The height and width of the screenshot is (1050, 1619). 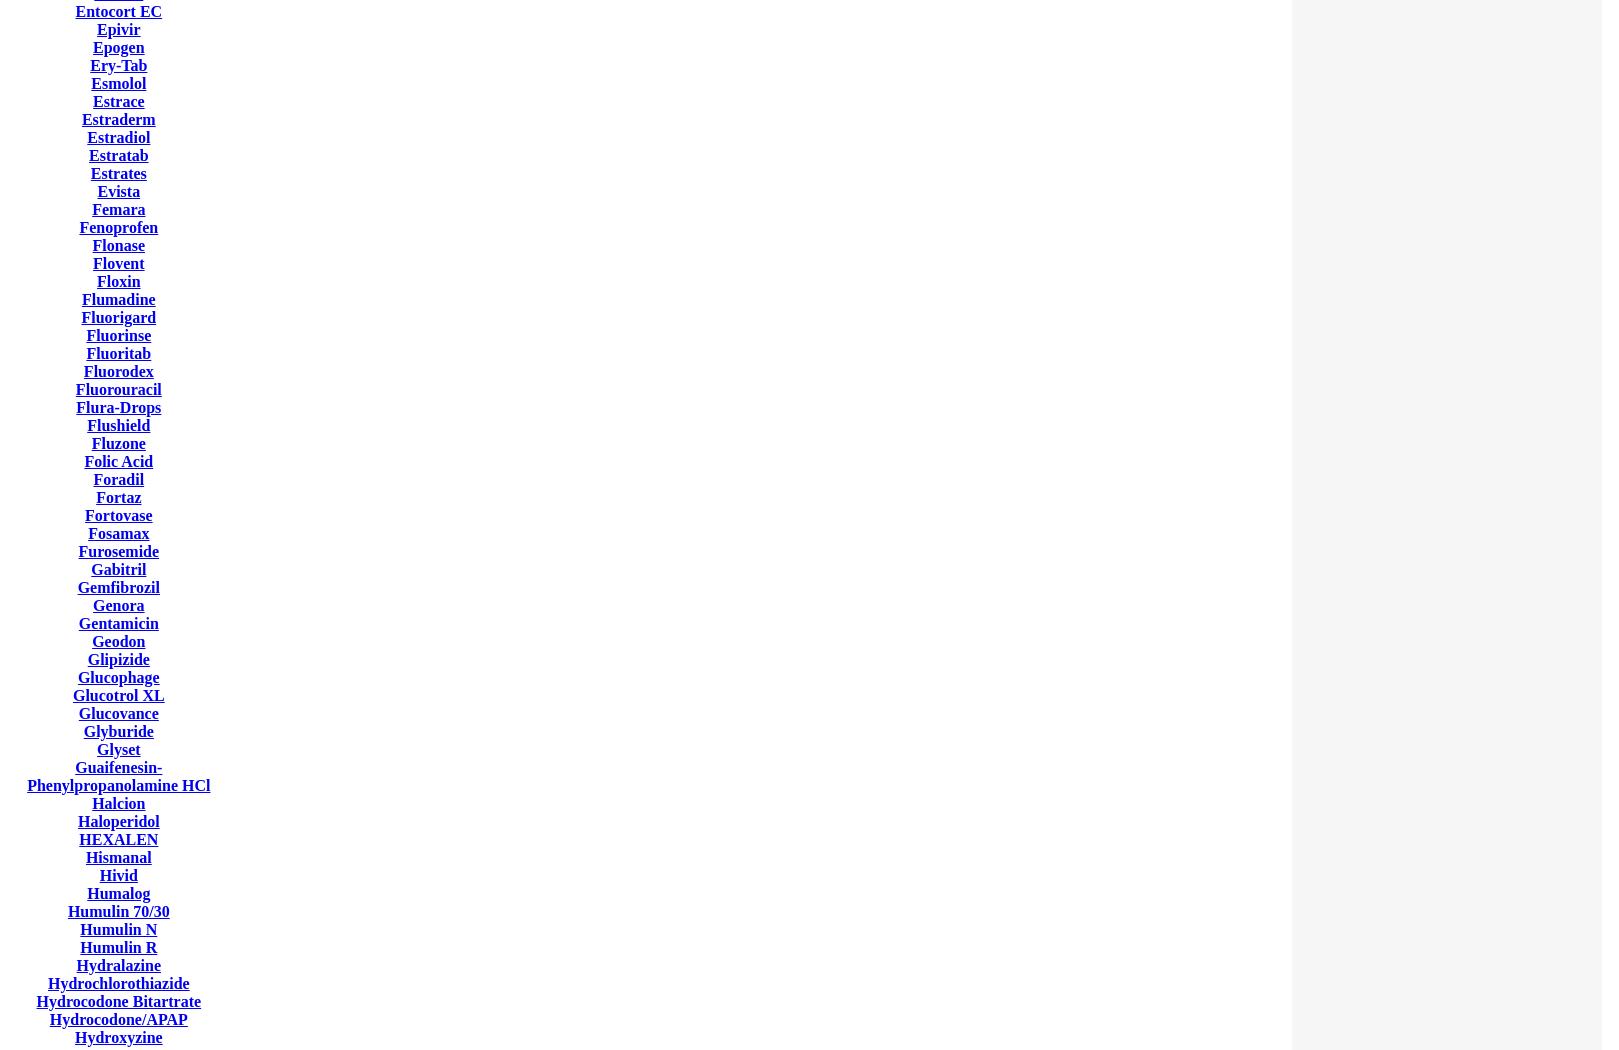 What do you see at coordinates (118, 190) in the screenshot?
I see `'Evista'` at bounding box center [118, 190].